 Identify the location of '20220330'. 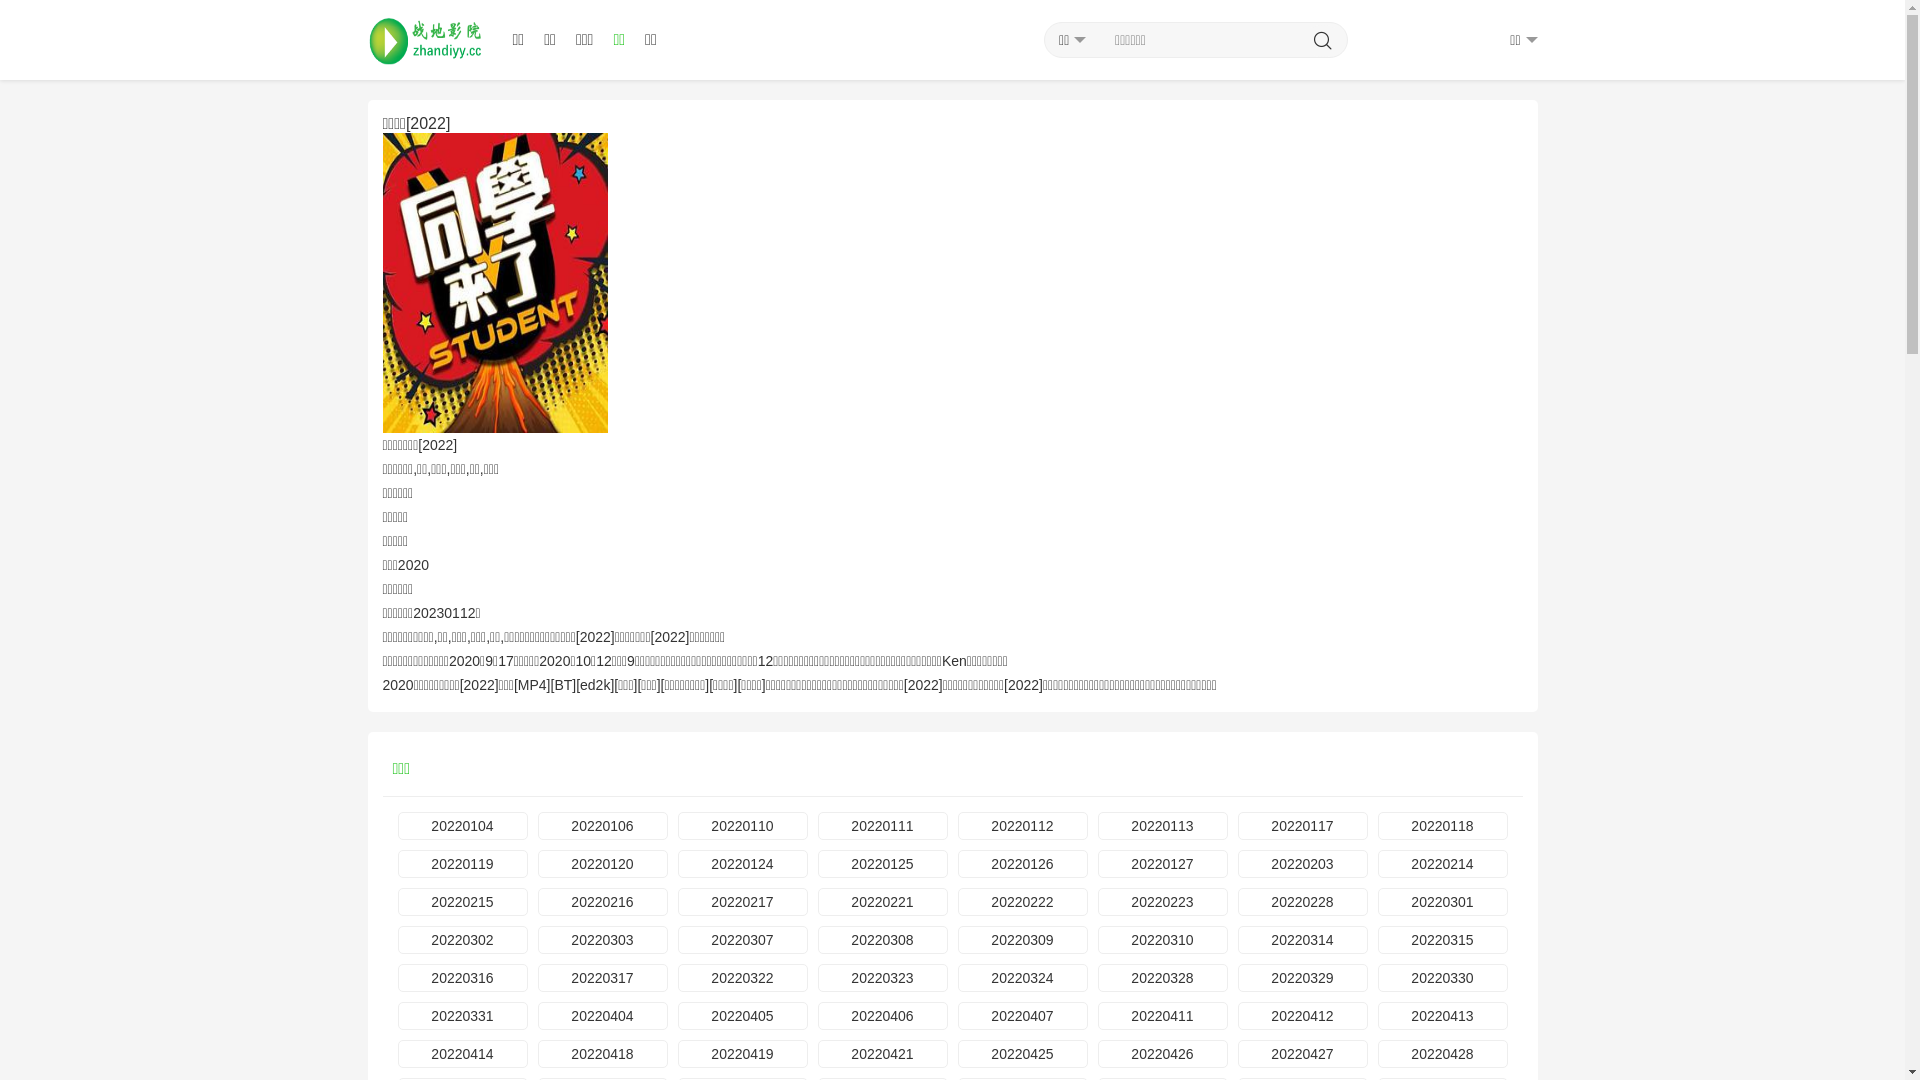
(1443, 977).